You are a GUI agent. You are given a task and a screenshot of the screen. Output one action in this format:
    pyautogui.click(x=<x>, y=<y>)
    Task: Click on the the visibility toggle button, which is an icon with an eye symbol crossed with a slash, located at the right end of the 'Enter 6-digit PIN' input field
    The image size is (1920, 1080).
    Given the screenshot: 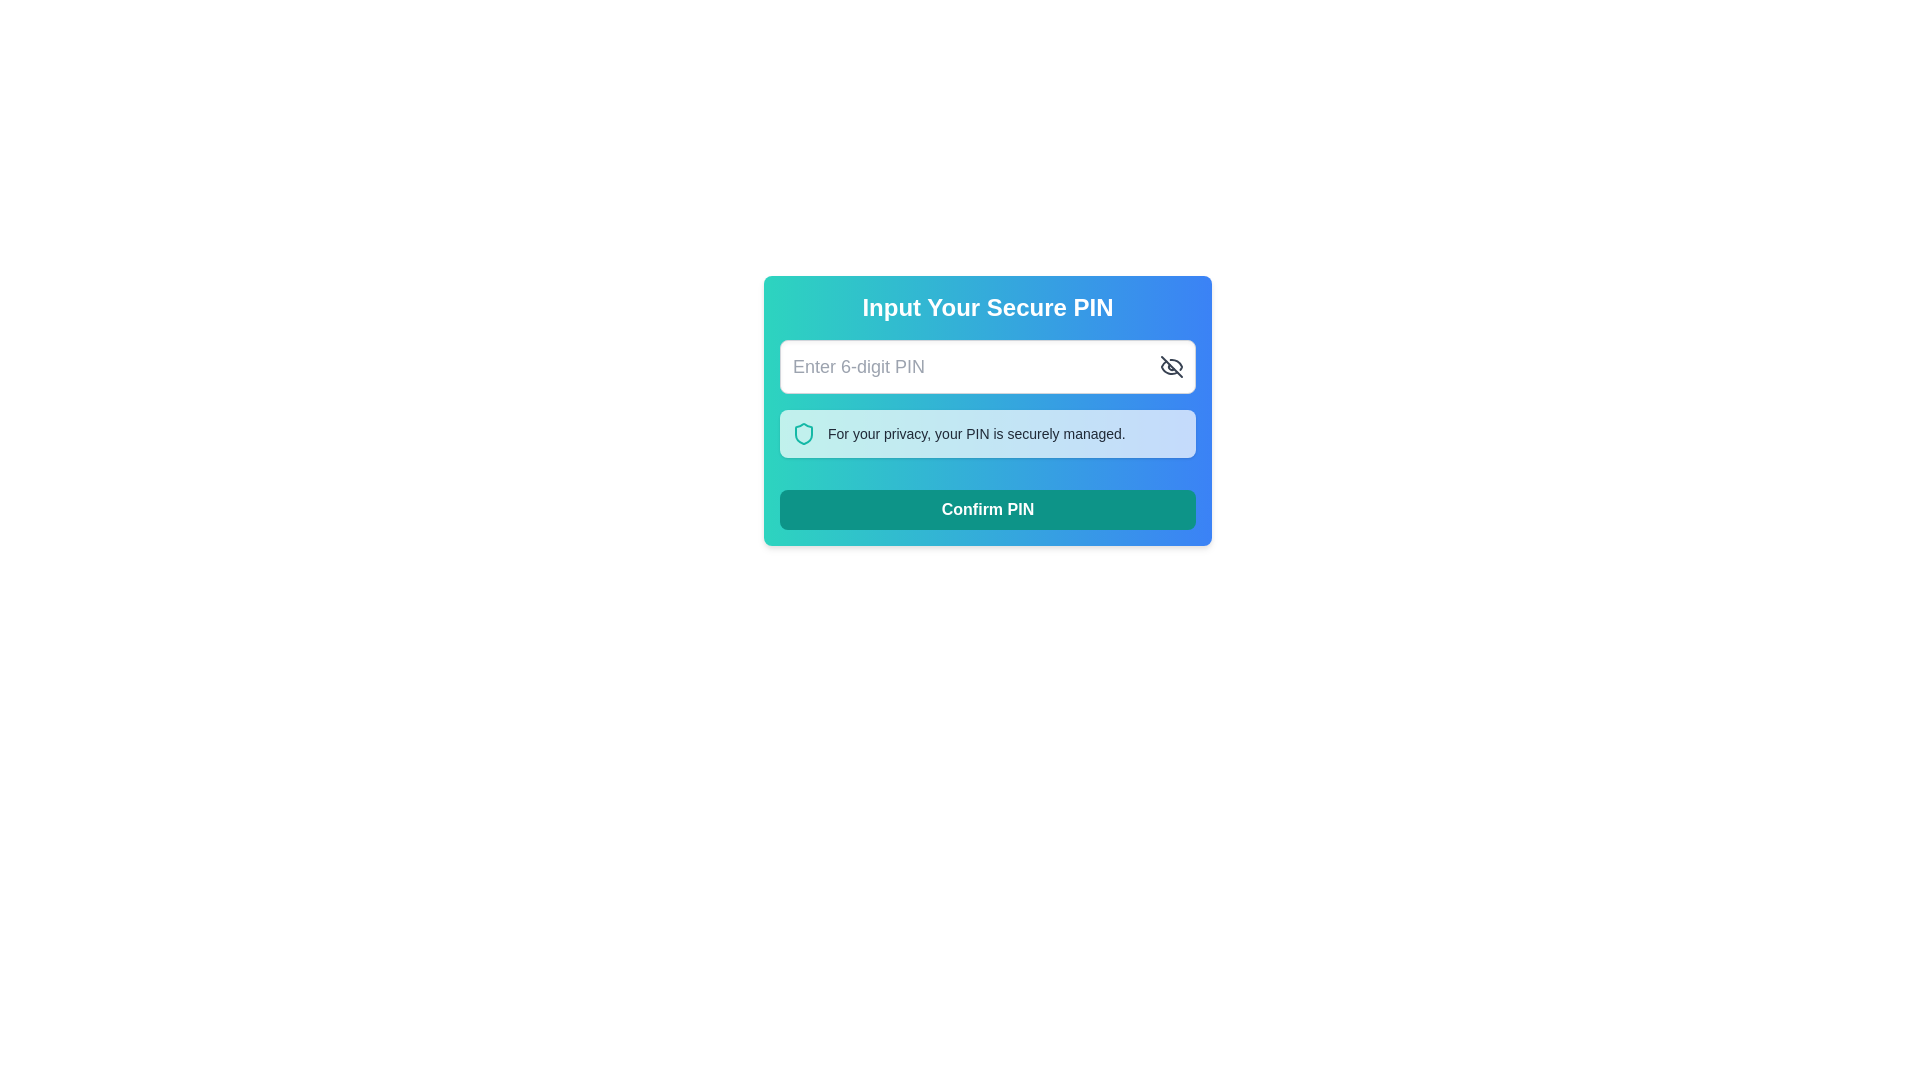 What is the action you would take?
    pyautogui.click(x=1171, y=366)
    